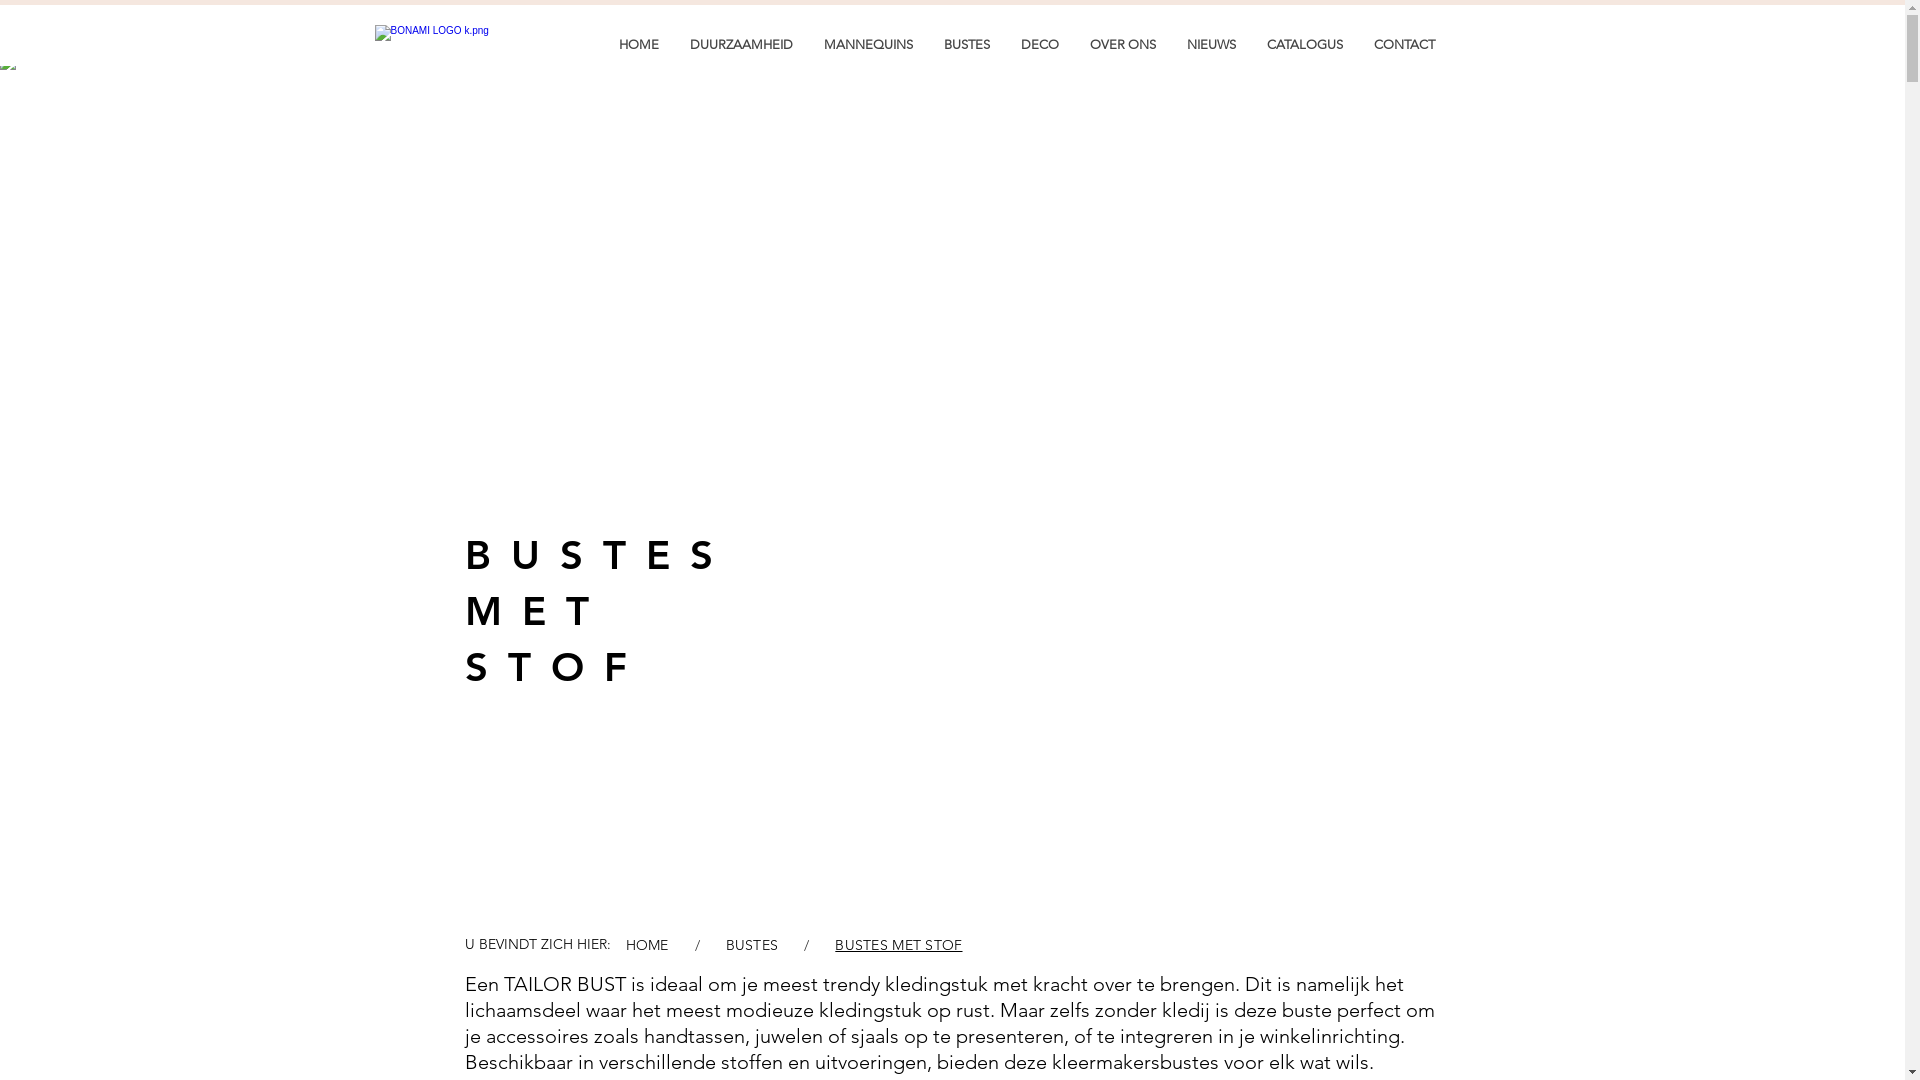  I want to click on 'NIEUWS', so click(1170, 44).